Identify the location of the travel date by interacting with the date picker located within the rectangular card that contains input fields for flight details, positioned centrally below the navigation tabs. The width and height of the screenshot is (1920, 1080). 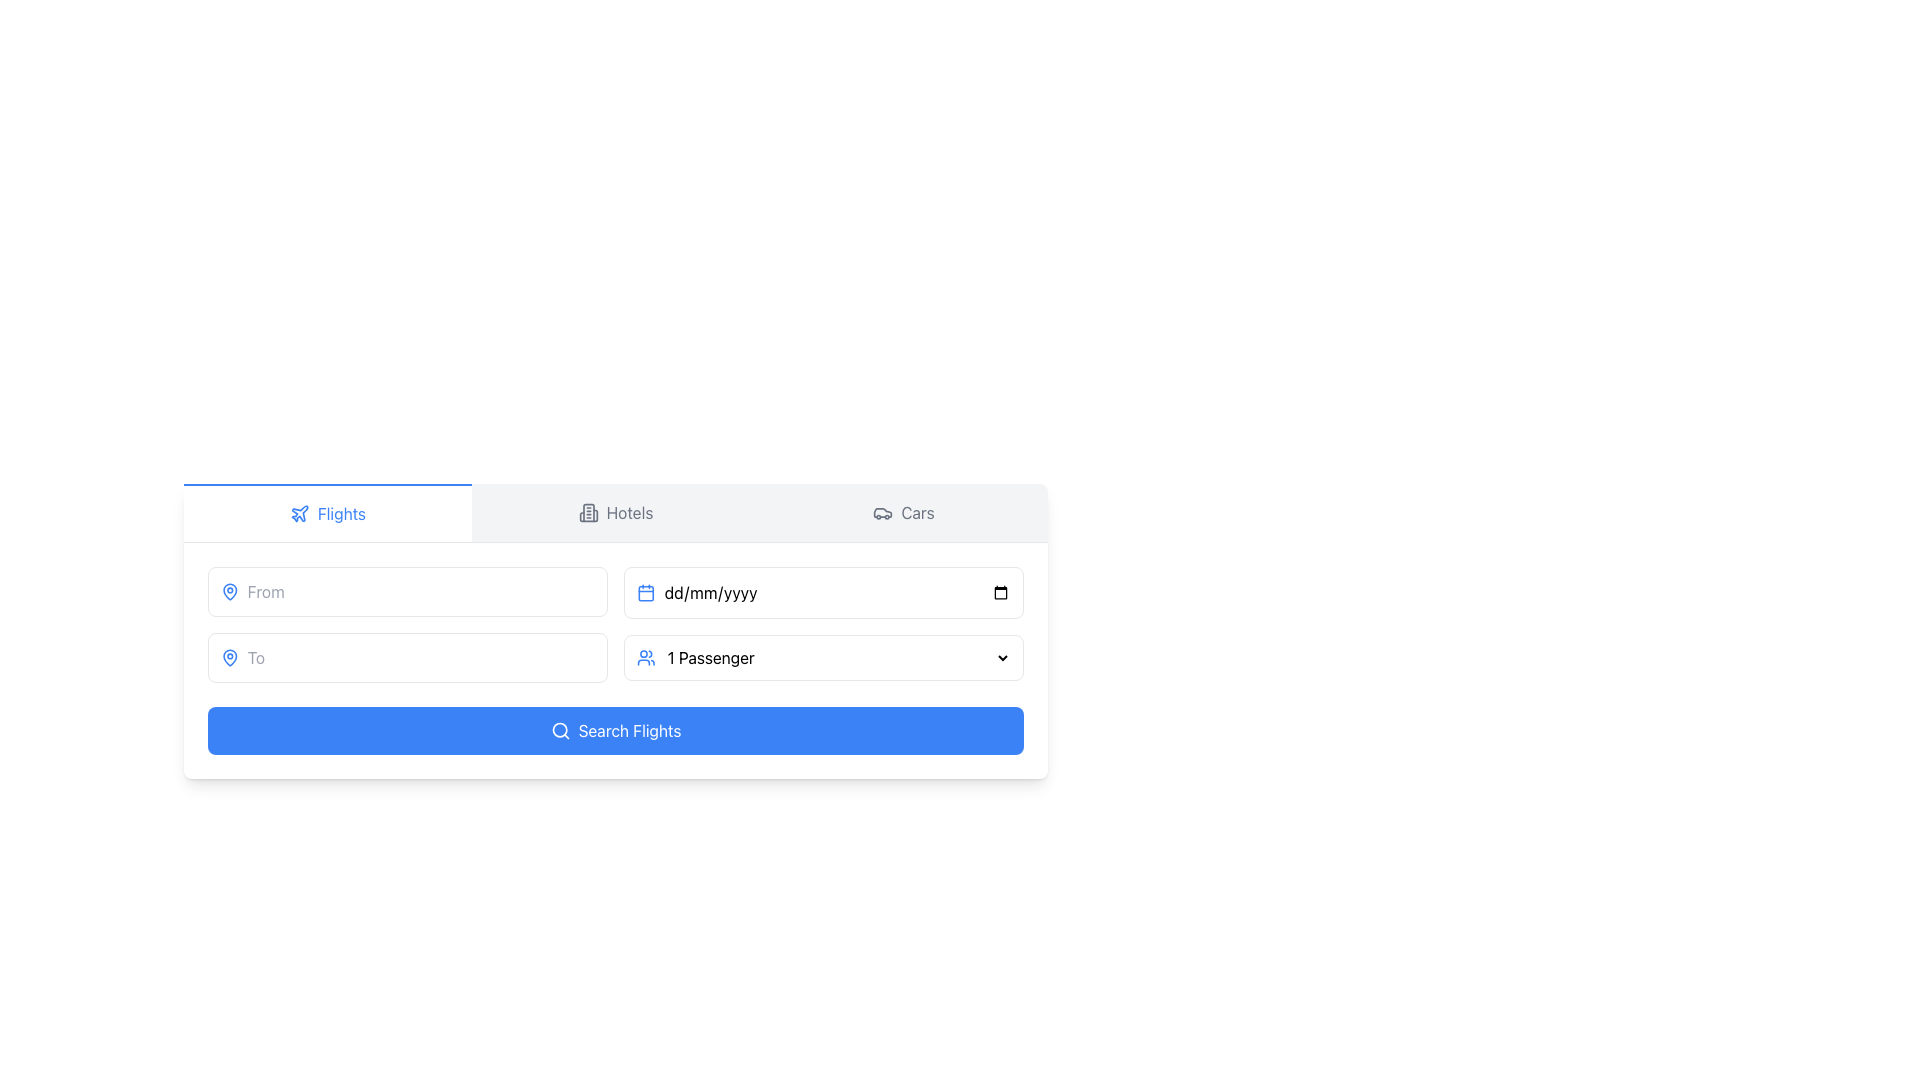
(614, 631).